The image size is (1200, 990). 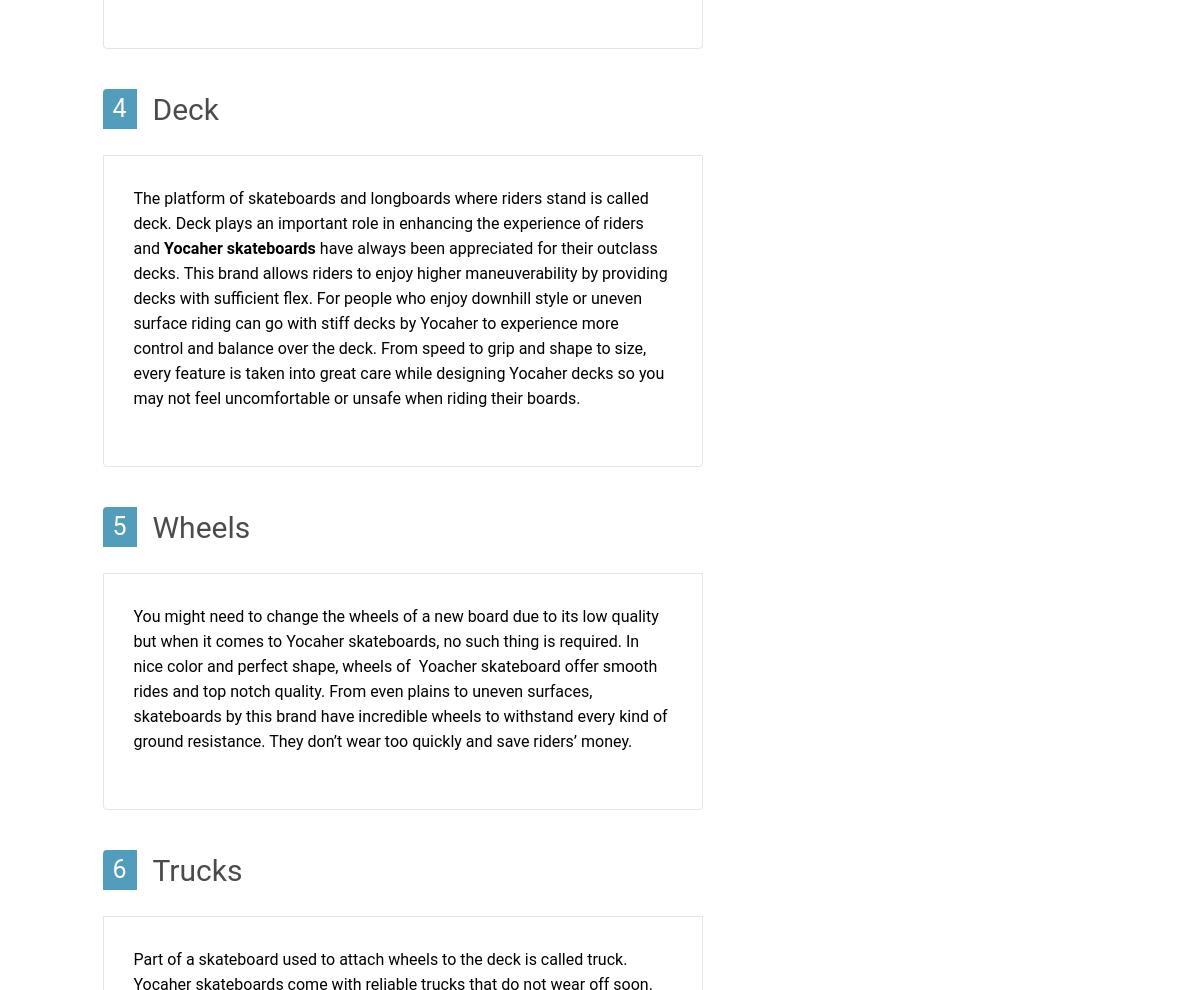 I want to click on '6', so click(x=119, y=869).